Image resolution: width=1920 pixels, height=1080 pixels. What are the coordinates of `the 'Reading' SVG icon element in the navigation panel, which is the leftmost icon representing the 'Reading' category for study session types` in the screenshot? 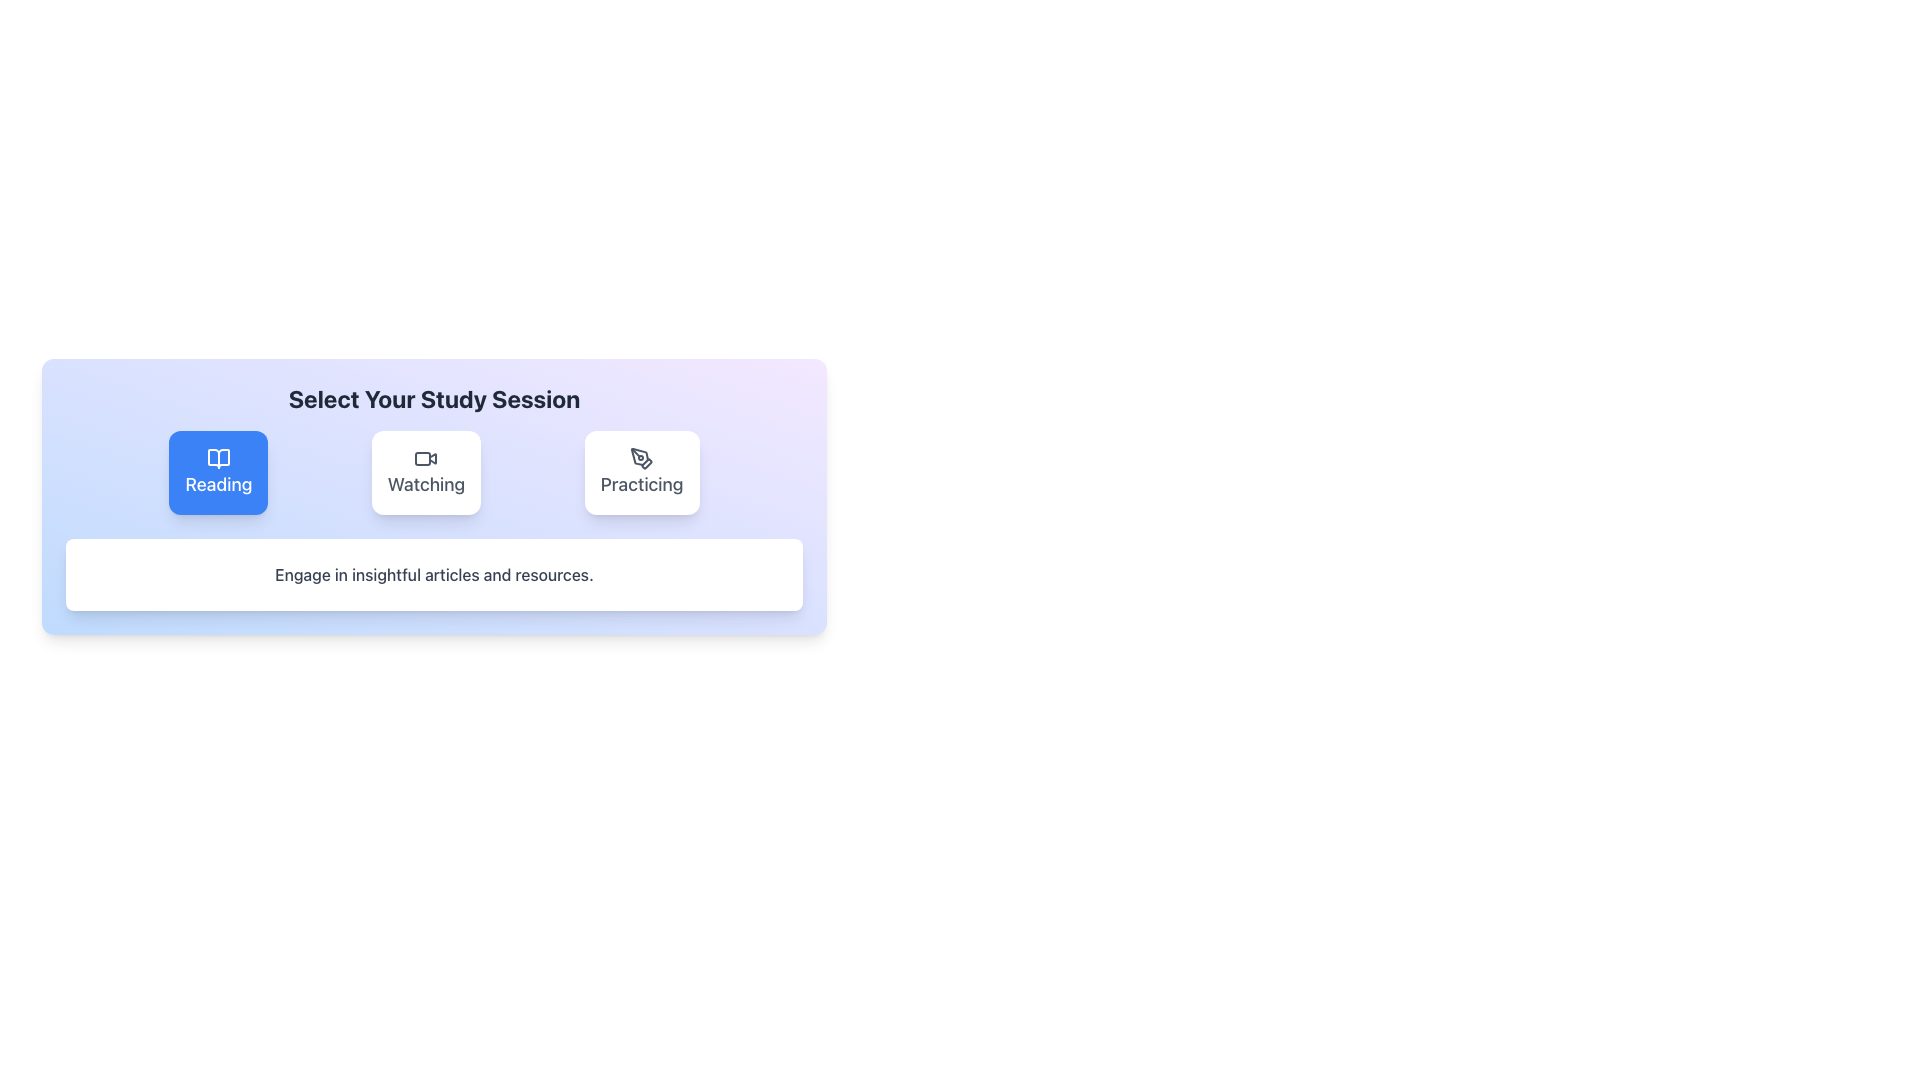 It's located at (218, 459).